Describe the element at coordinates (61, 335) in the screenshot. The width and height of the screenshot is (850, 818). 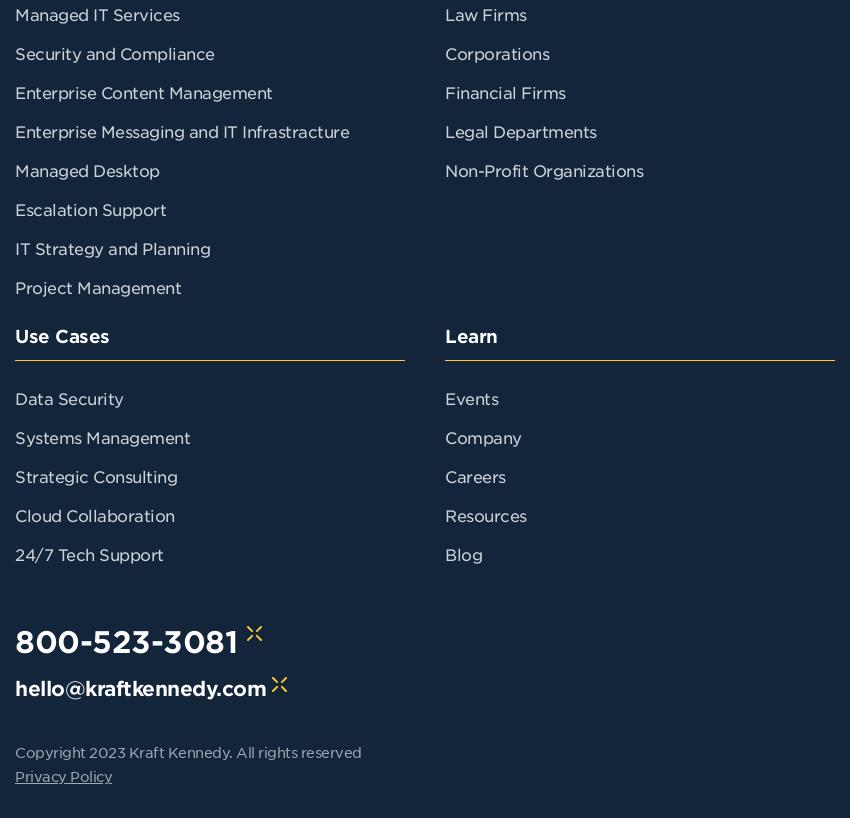
I see `'Use Cases'` at that location.